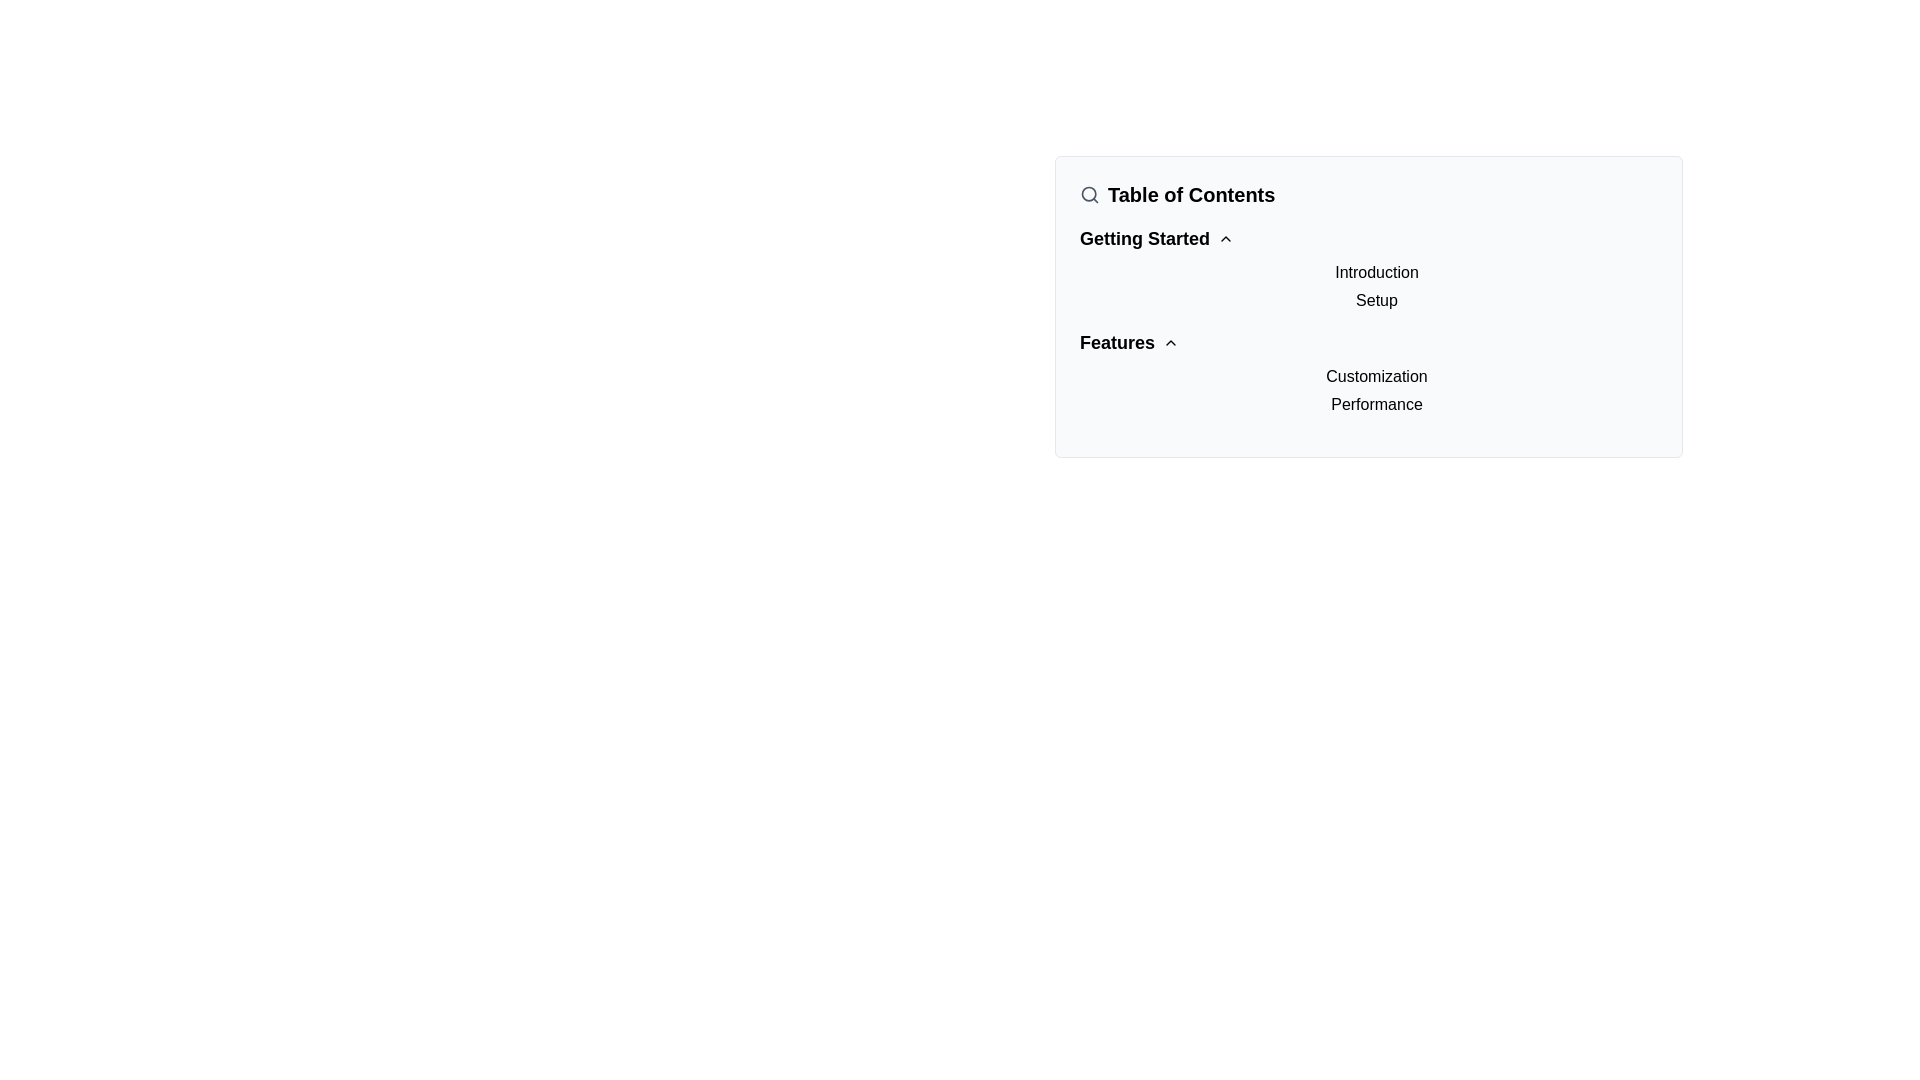 The image size is (1920, 1080). What do you see at coordinates (1129, 342) in the screenshot?
I see `the 'Features' heading or the upward-facing chevron icon` at bounding box center [1129, 342].